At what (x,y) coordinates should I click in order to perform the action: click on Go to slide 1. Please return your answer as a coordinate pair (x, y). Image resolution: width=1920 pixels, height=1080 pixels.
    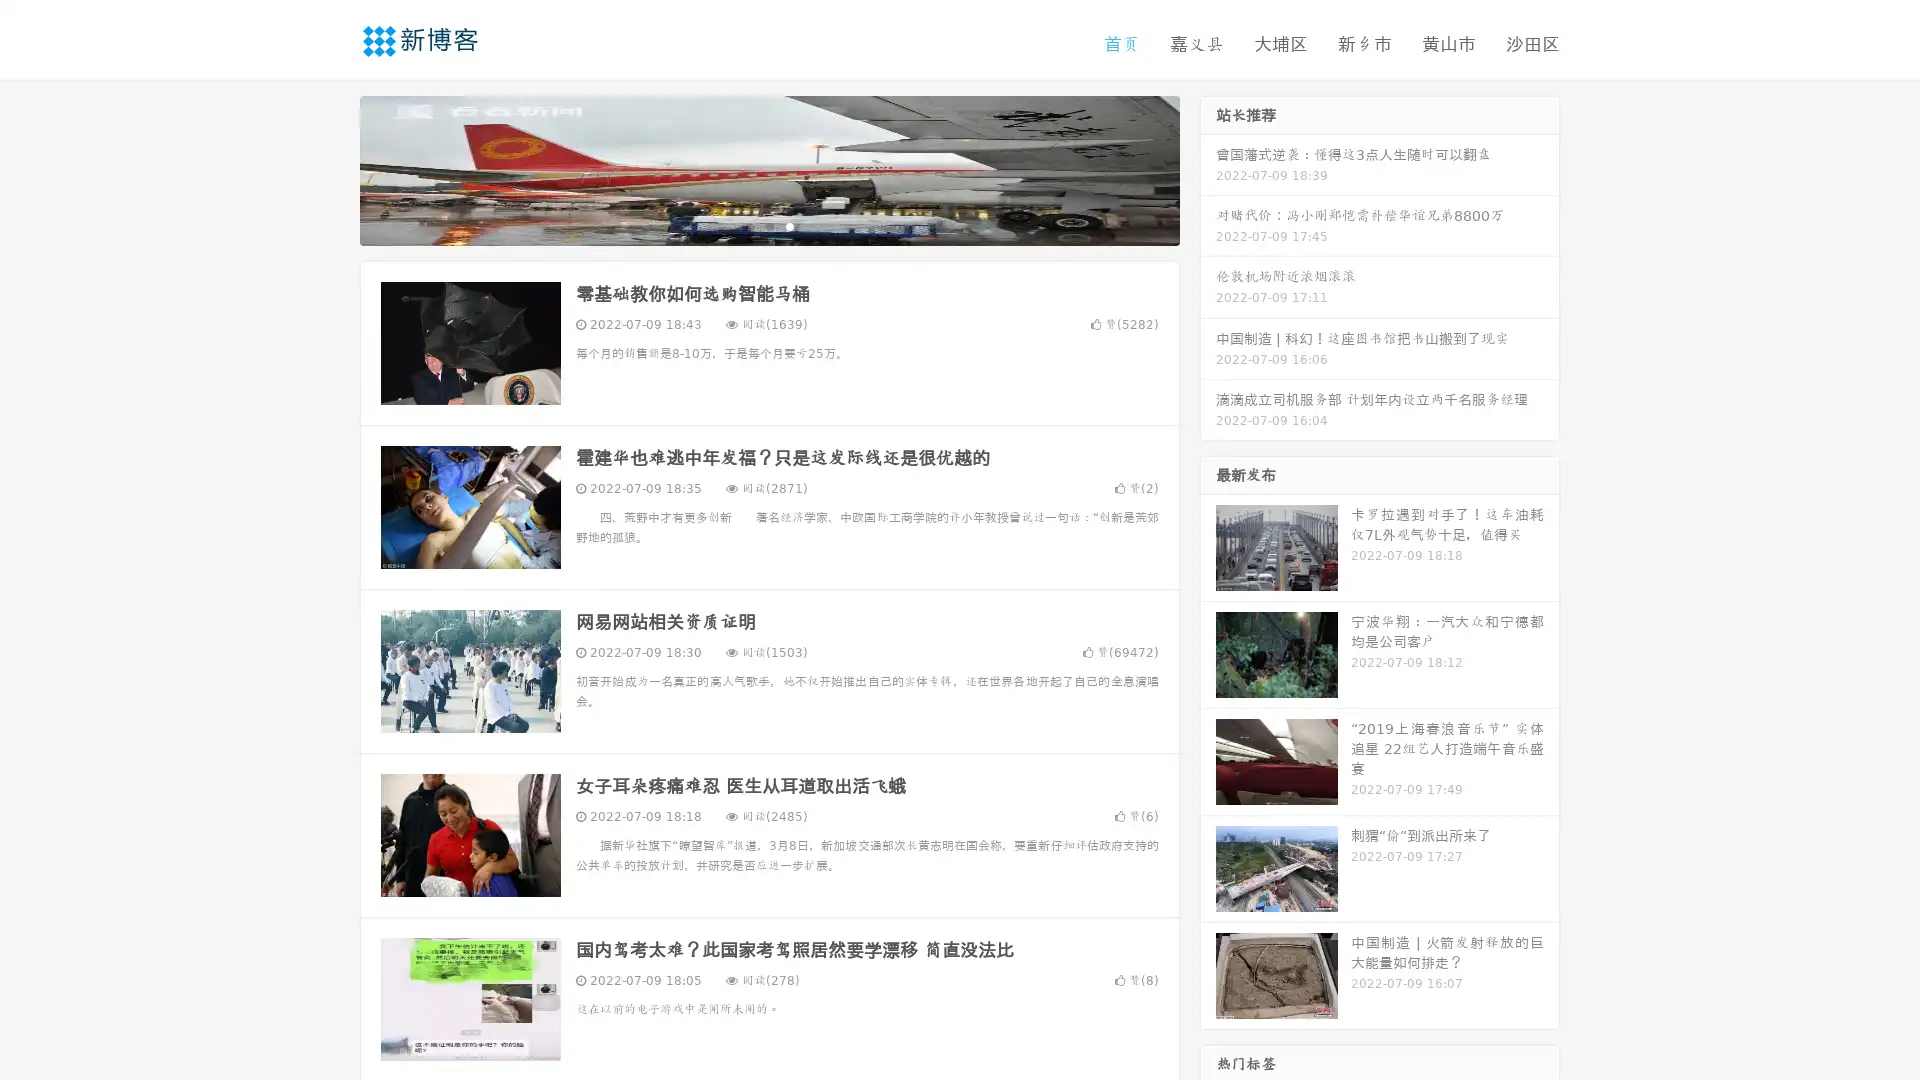
    Looking at the image, I should click on (748, 225).